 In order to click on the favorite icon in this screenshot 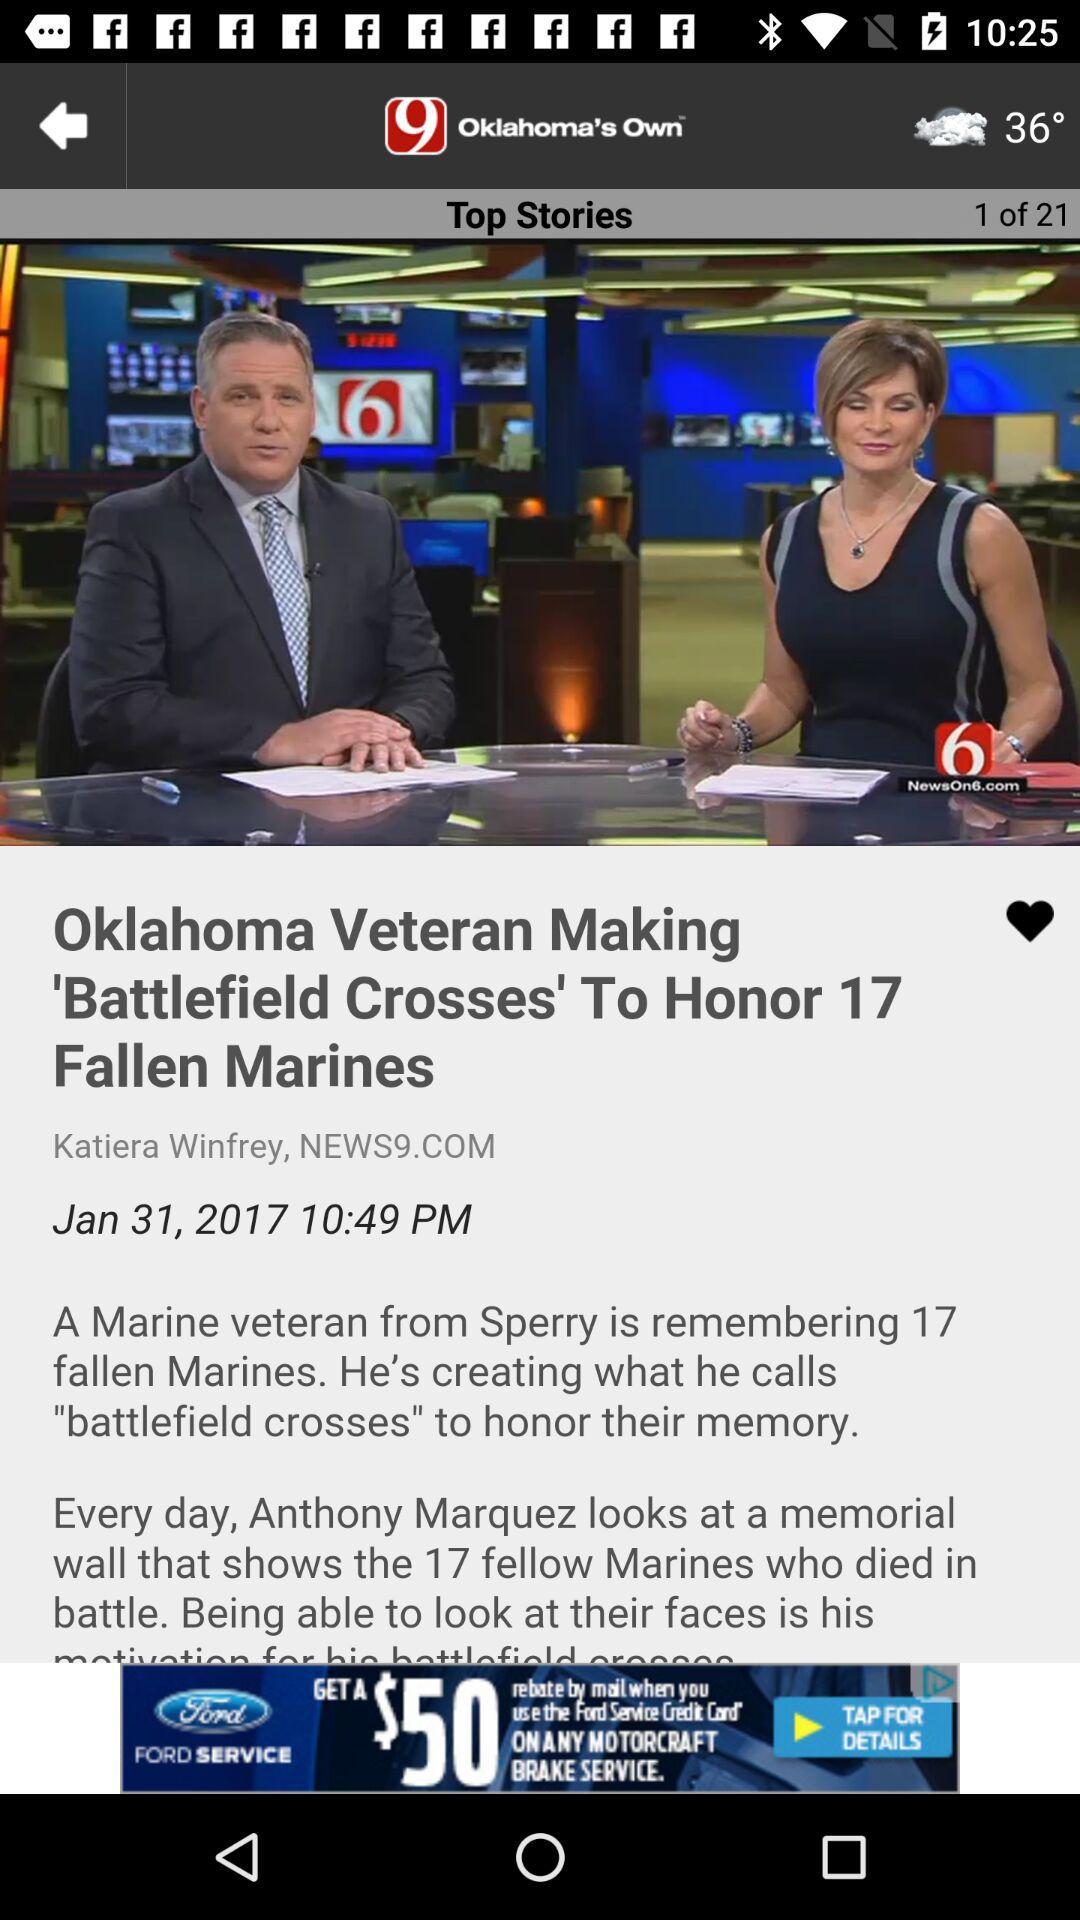, I will do `click(1017, 920)`.